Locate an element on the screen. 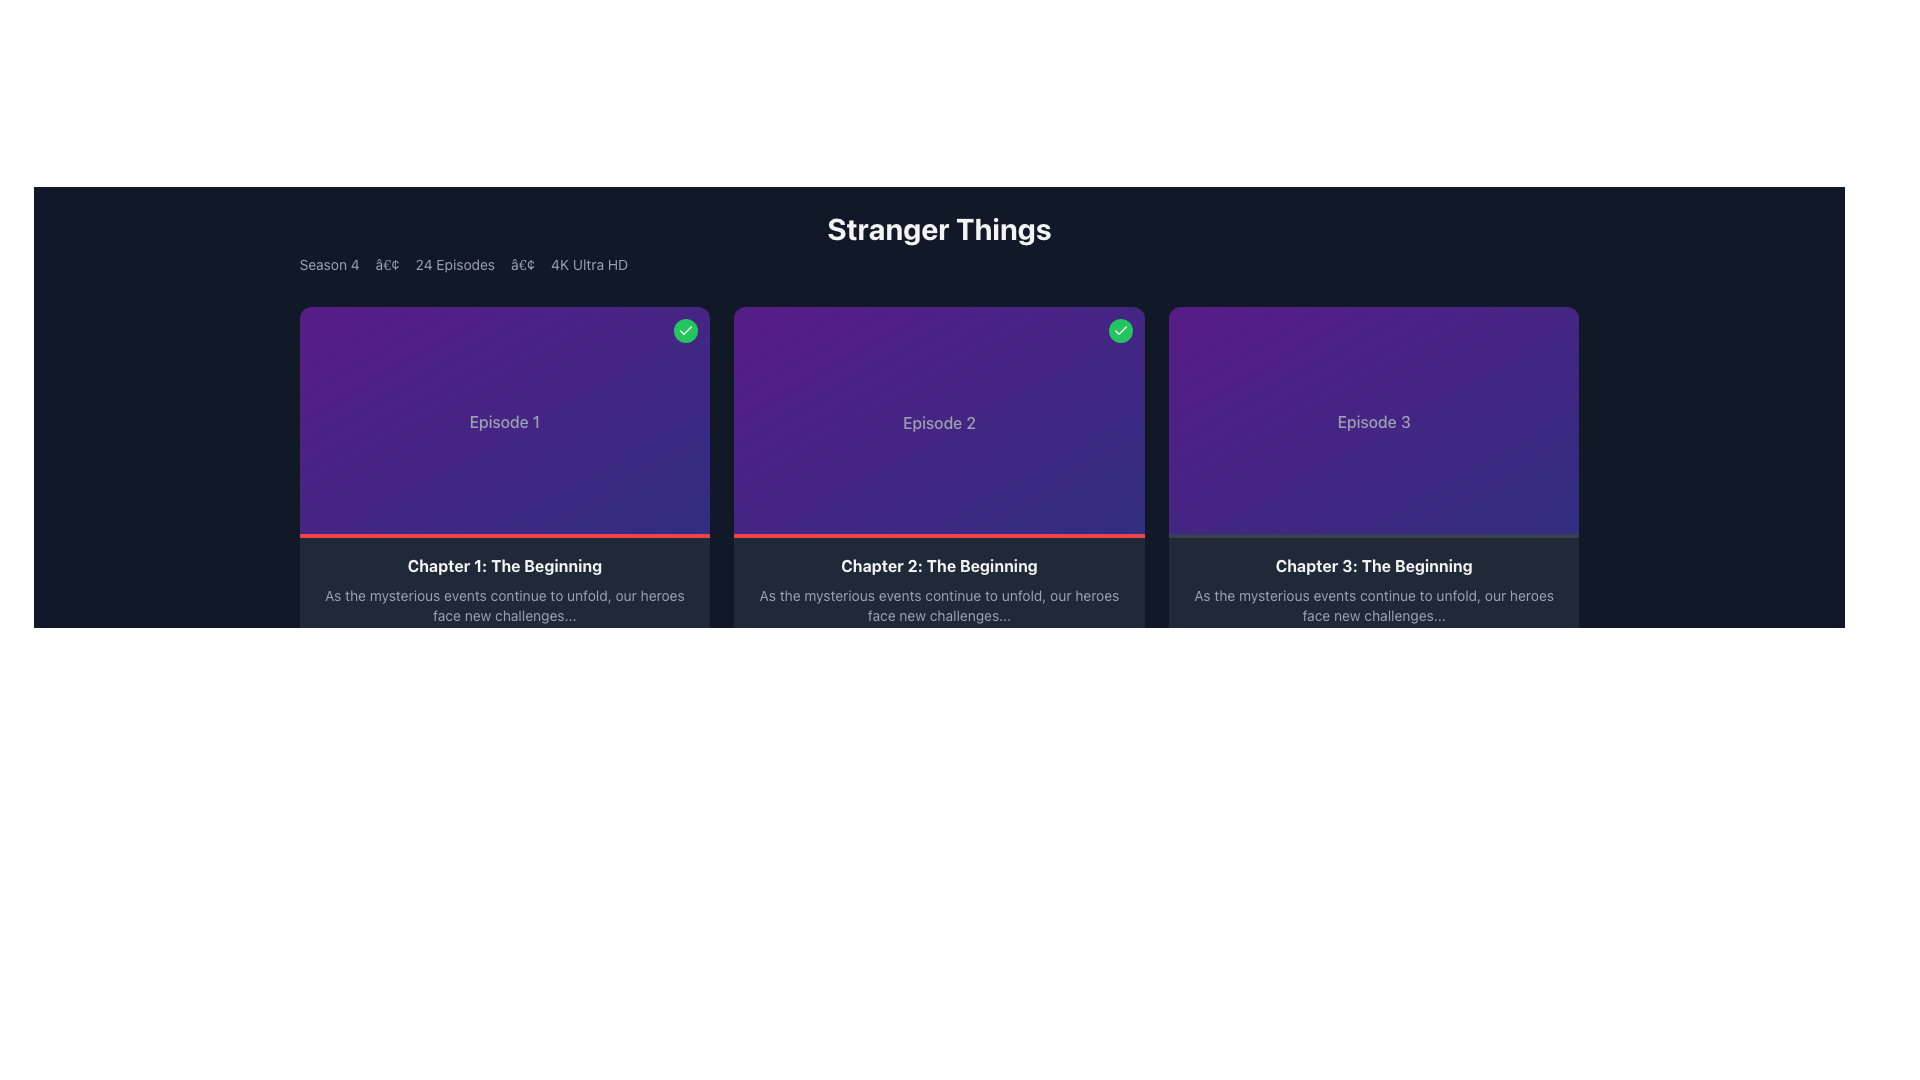 The image size is (1920, 1080). the episode title is located at coordinates (504, 566).